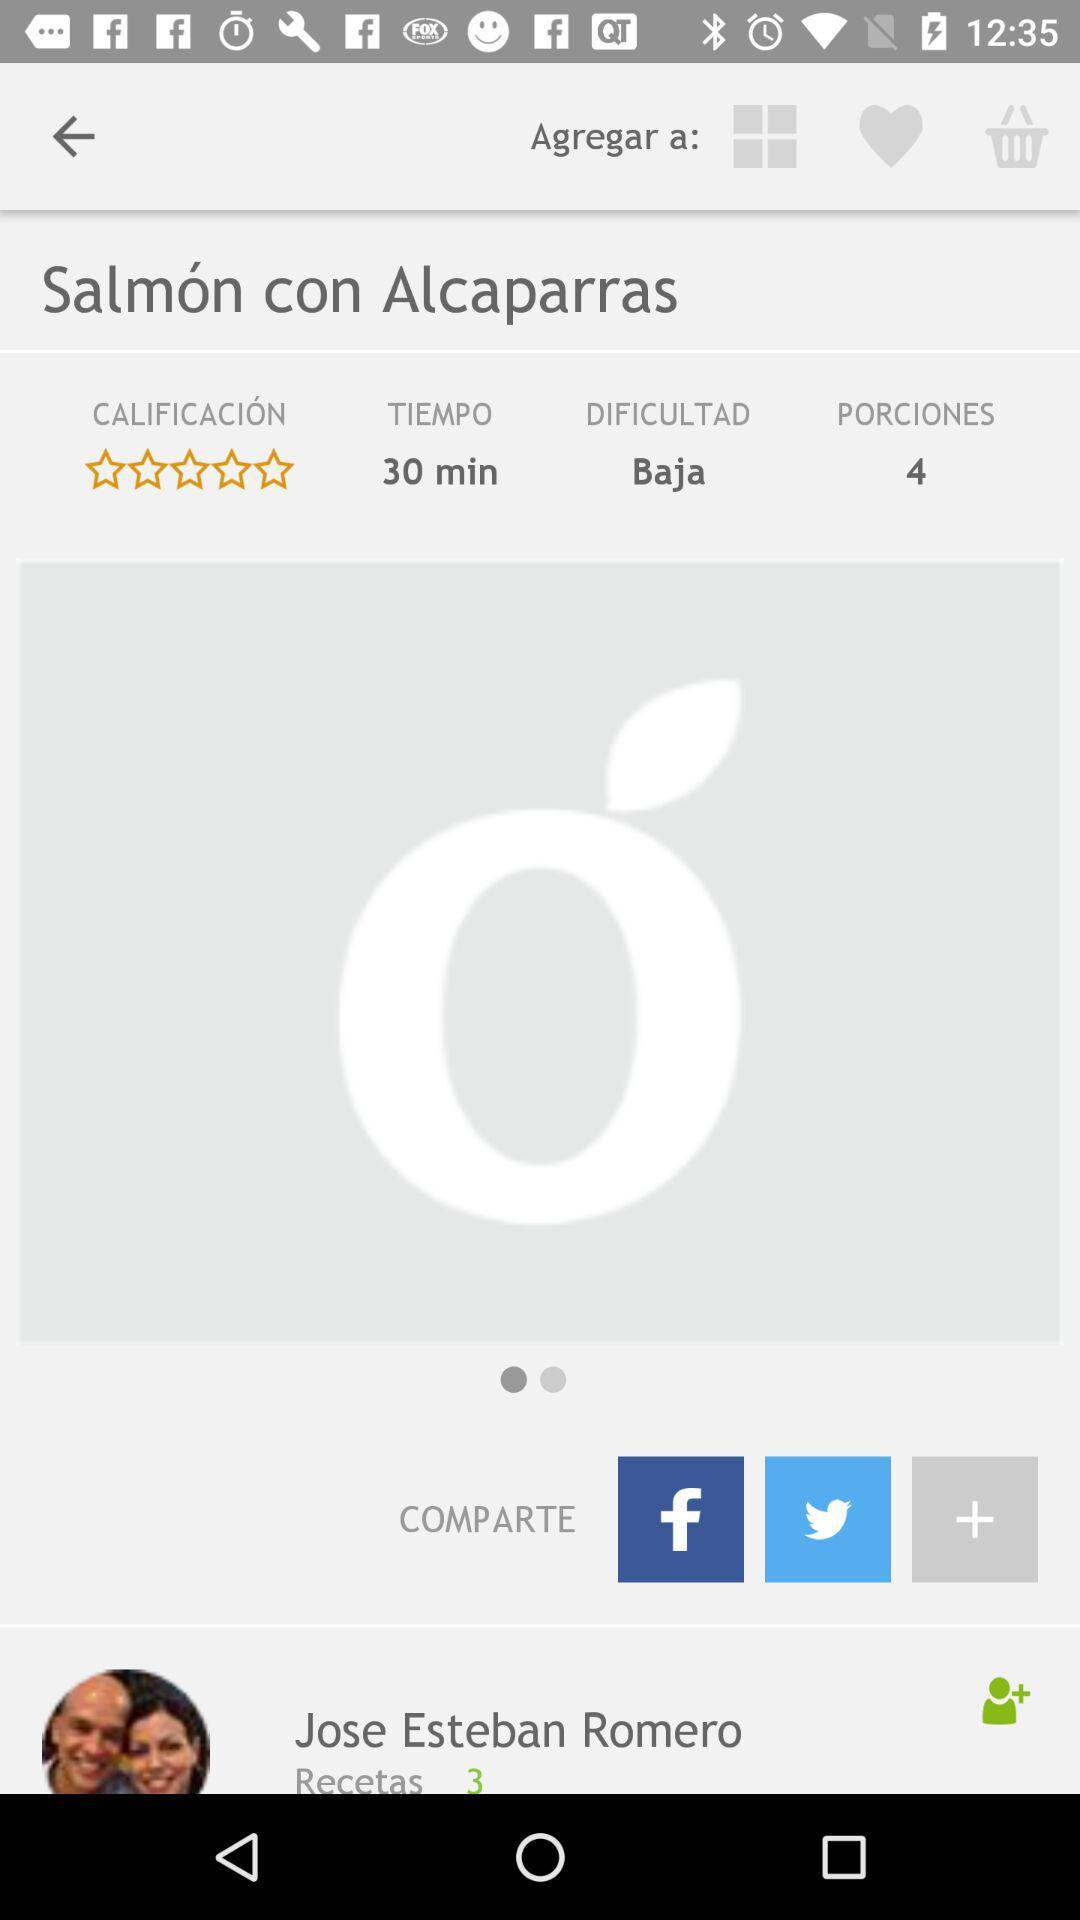  What do you see at coordinates (612, 1729) in the screenshot?
I see `the icon above the recetas item` at bounding box center [612, 1729].